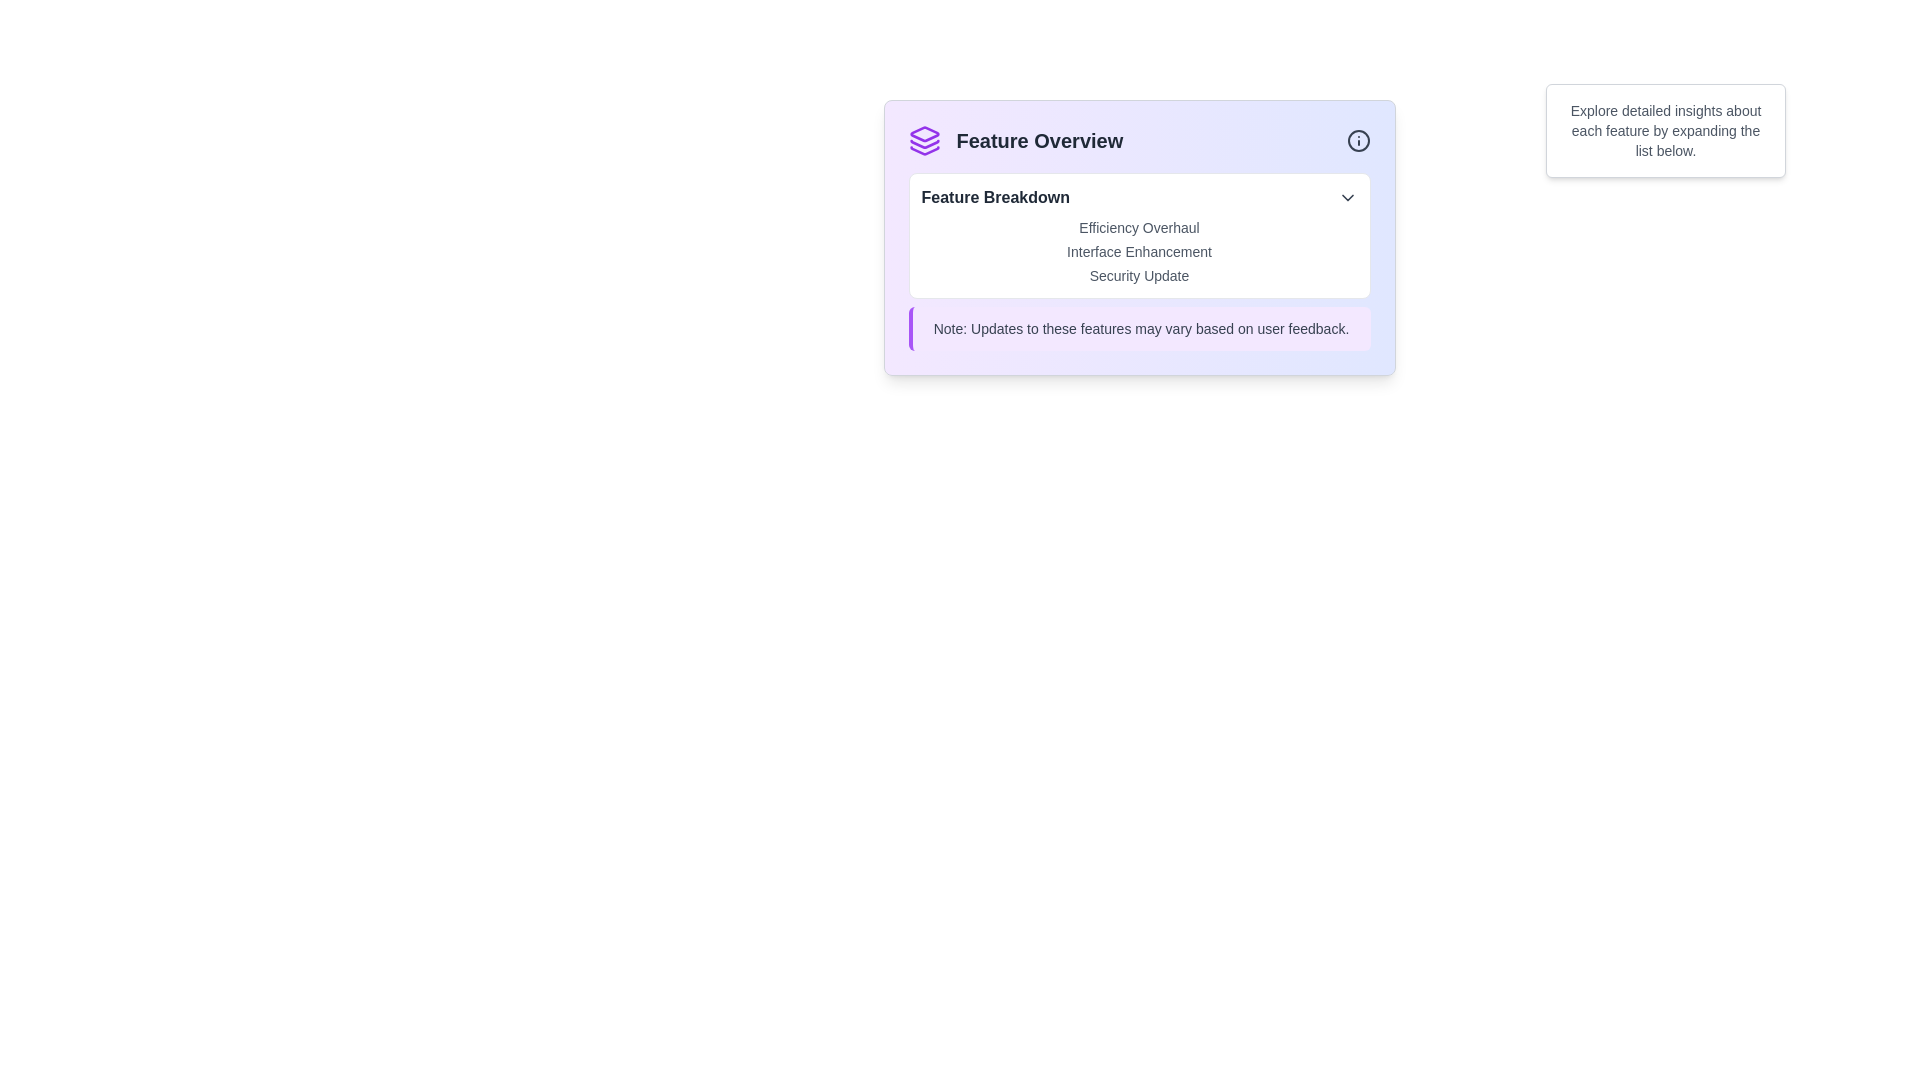 This screenshot has width=1920, height=1080. I want to click on the third layer of the stack icon, which is styled in purple and located within the SVG graphic on the top left corner of the purple card titled 'Feature Overview', so click(923, 149).